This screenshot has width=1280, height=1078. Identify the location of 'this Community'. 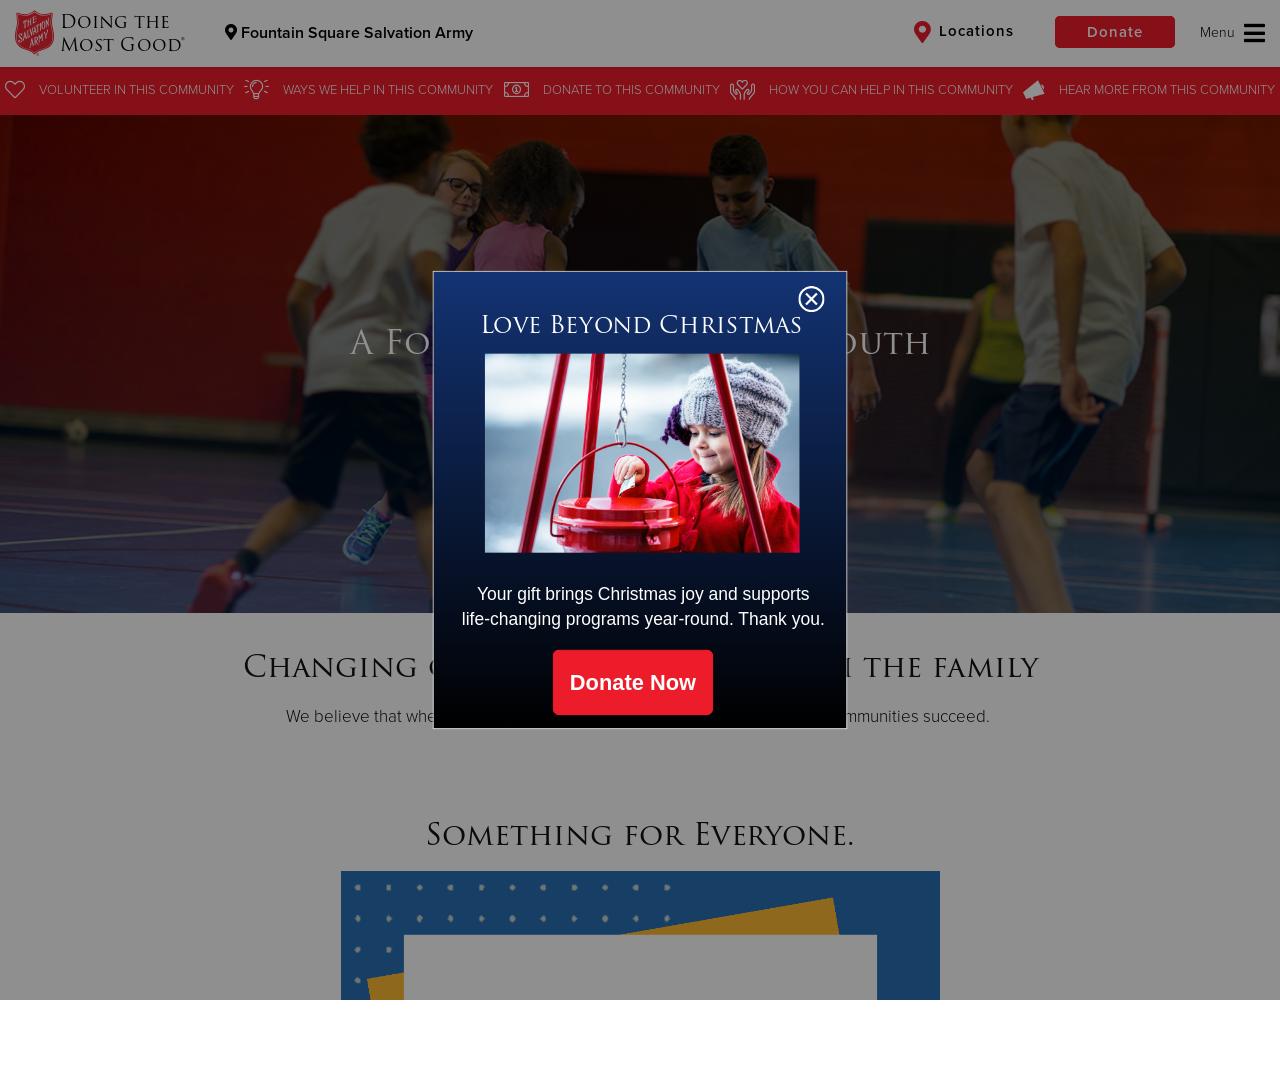
(1220, 89).